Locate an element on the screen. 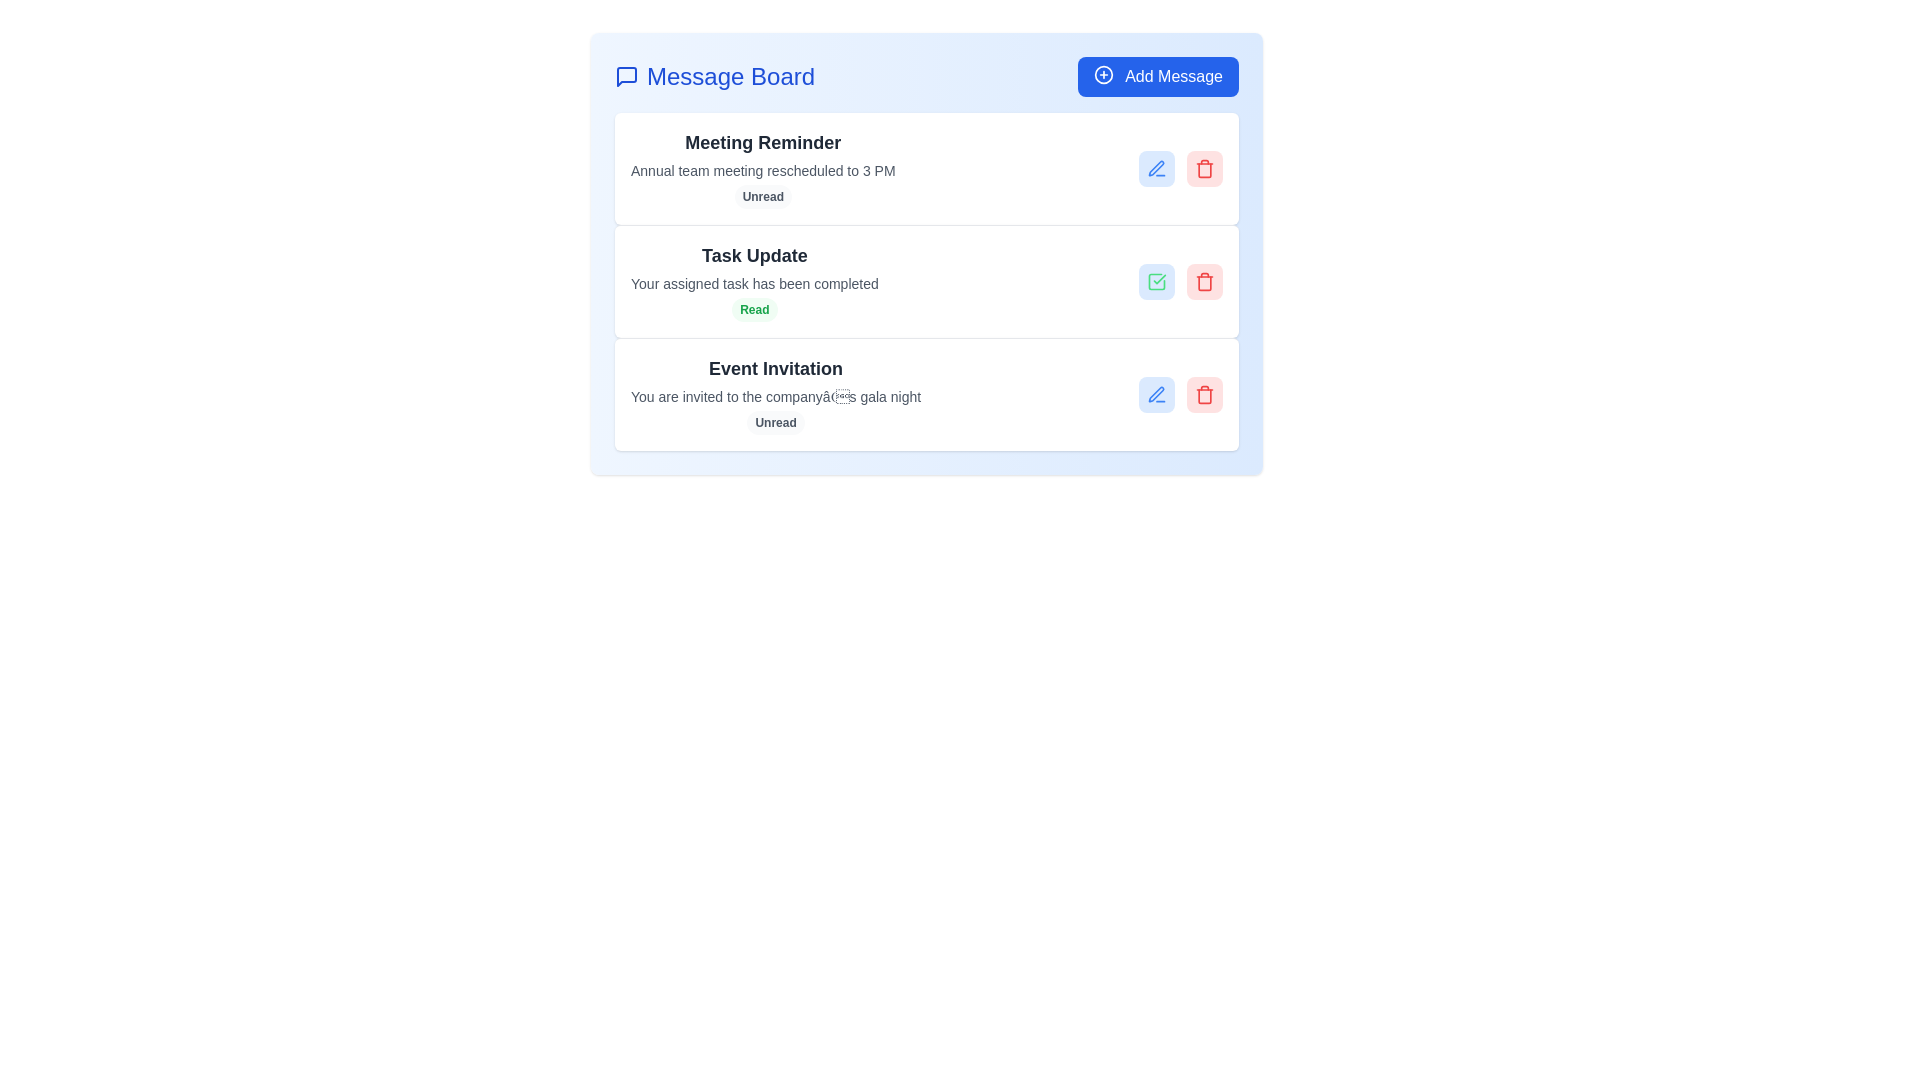  the message icon in the 'Message Board' header section, which is represented by a speech bubble style with a tail on the left, located before the text 'Message Board' is located at coordinates (626, 76).